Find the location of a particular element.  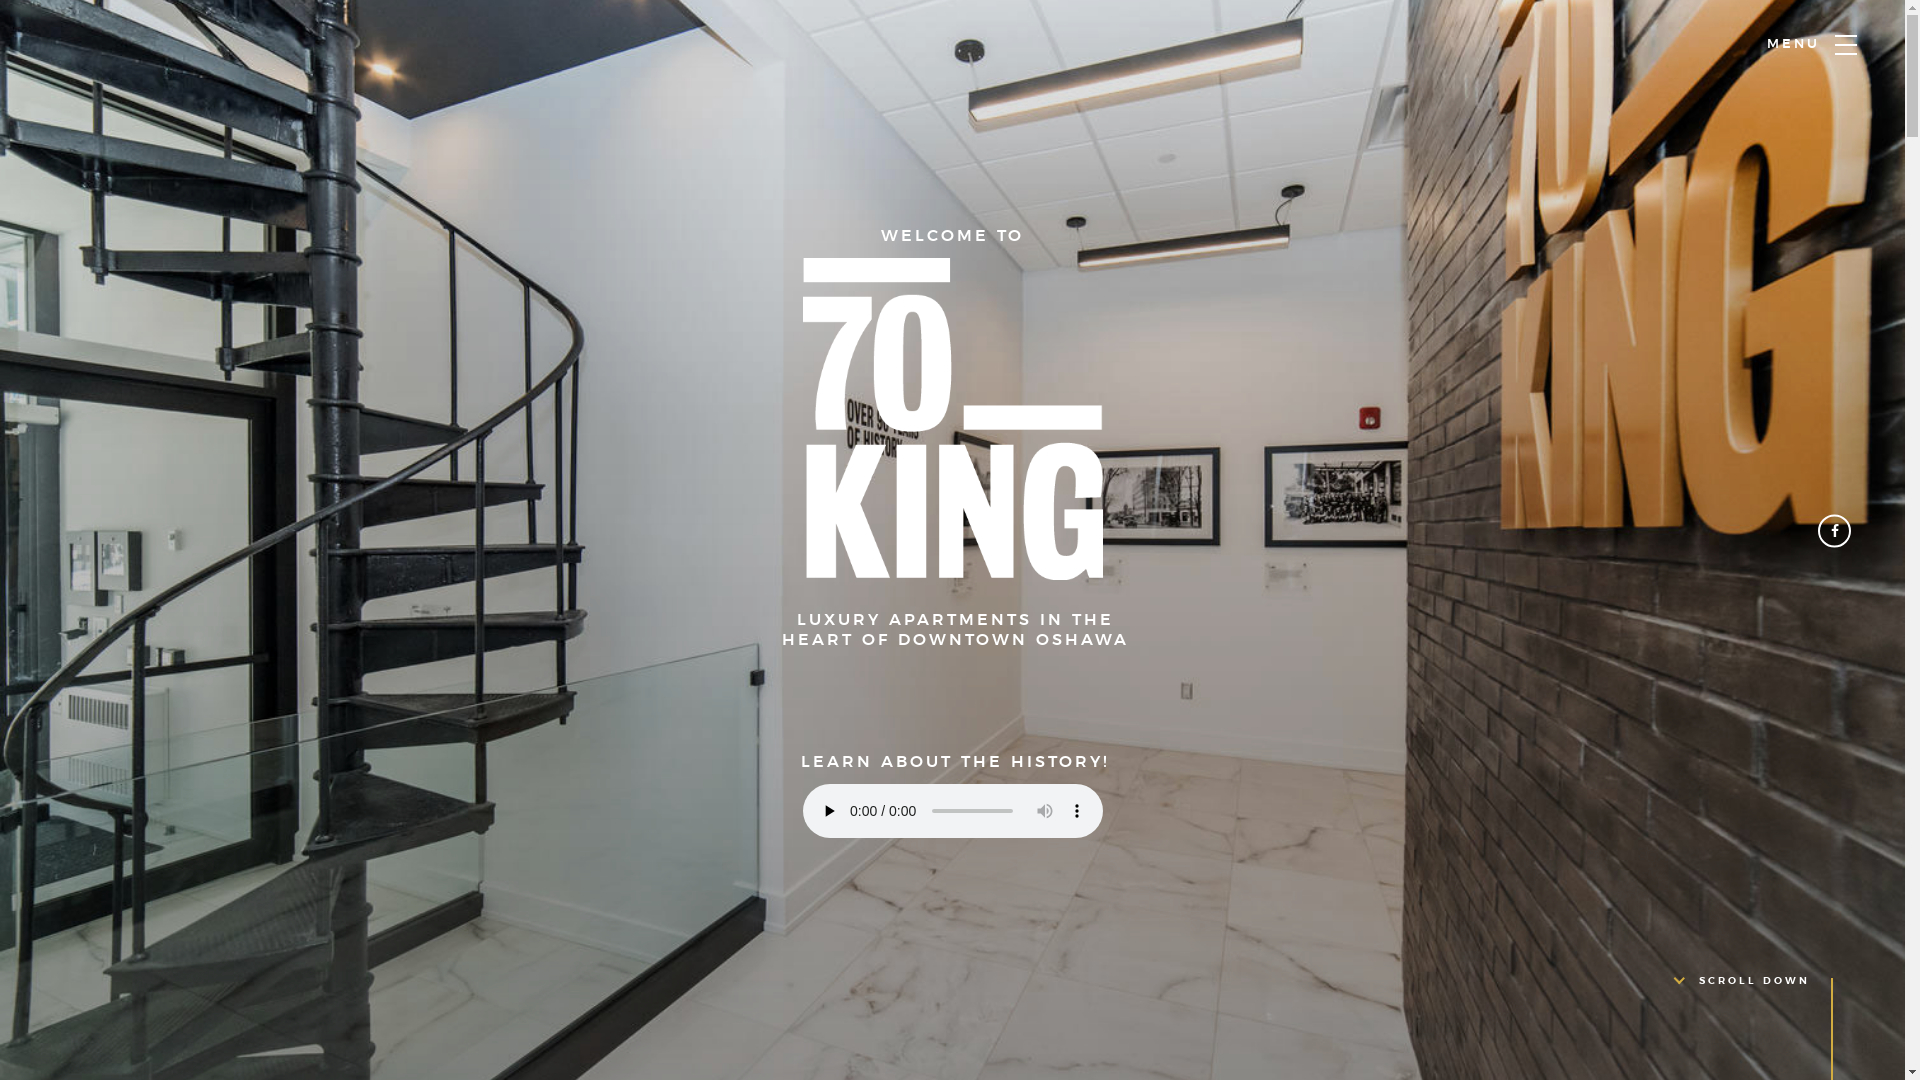

'SCROLL DOWN' is located at coordinates (1741, 979).